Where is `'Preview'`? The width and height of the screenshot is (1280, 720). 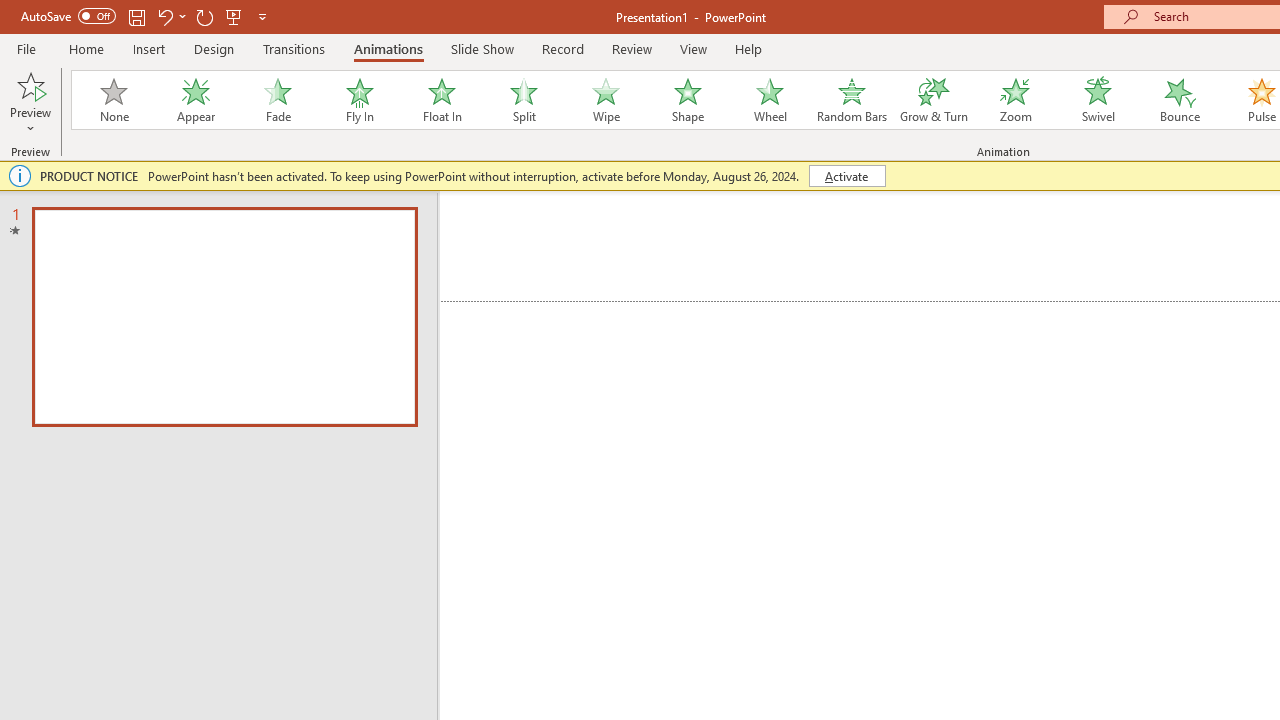 'Preview' is located at coordinates (30, 84).